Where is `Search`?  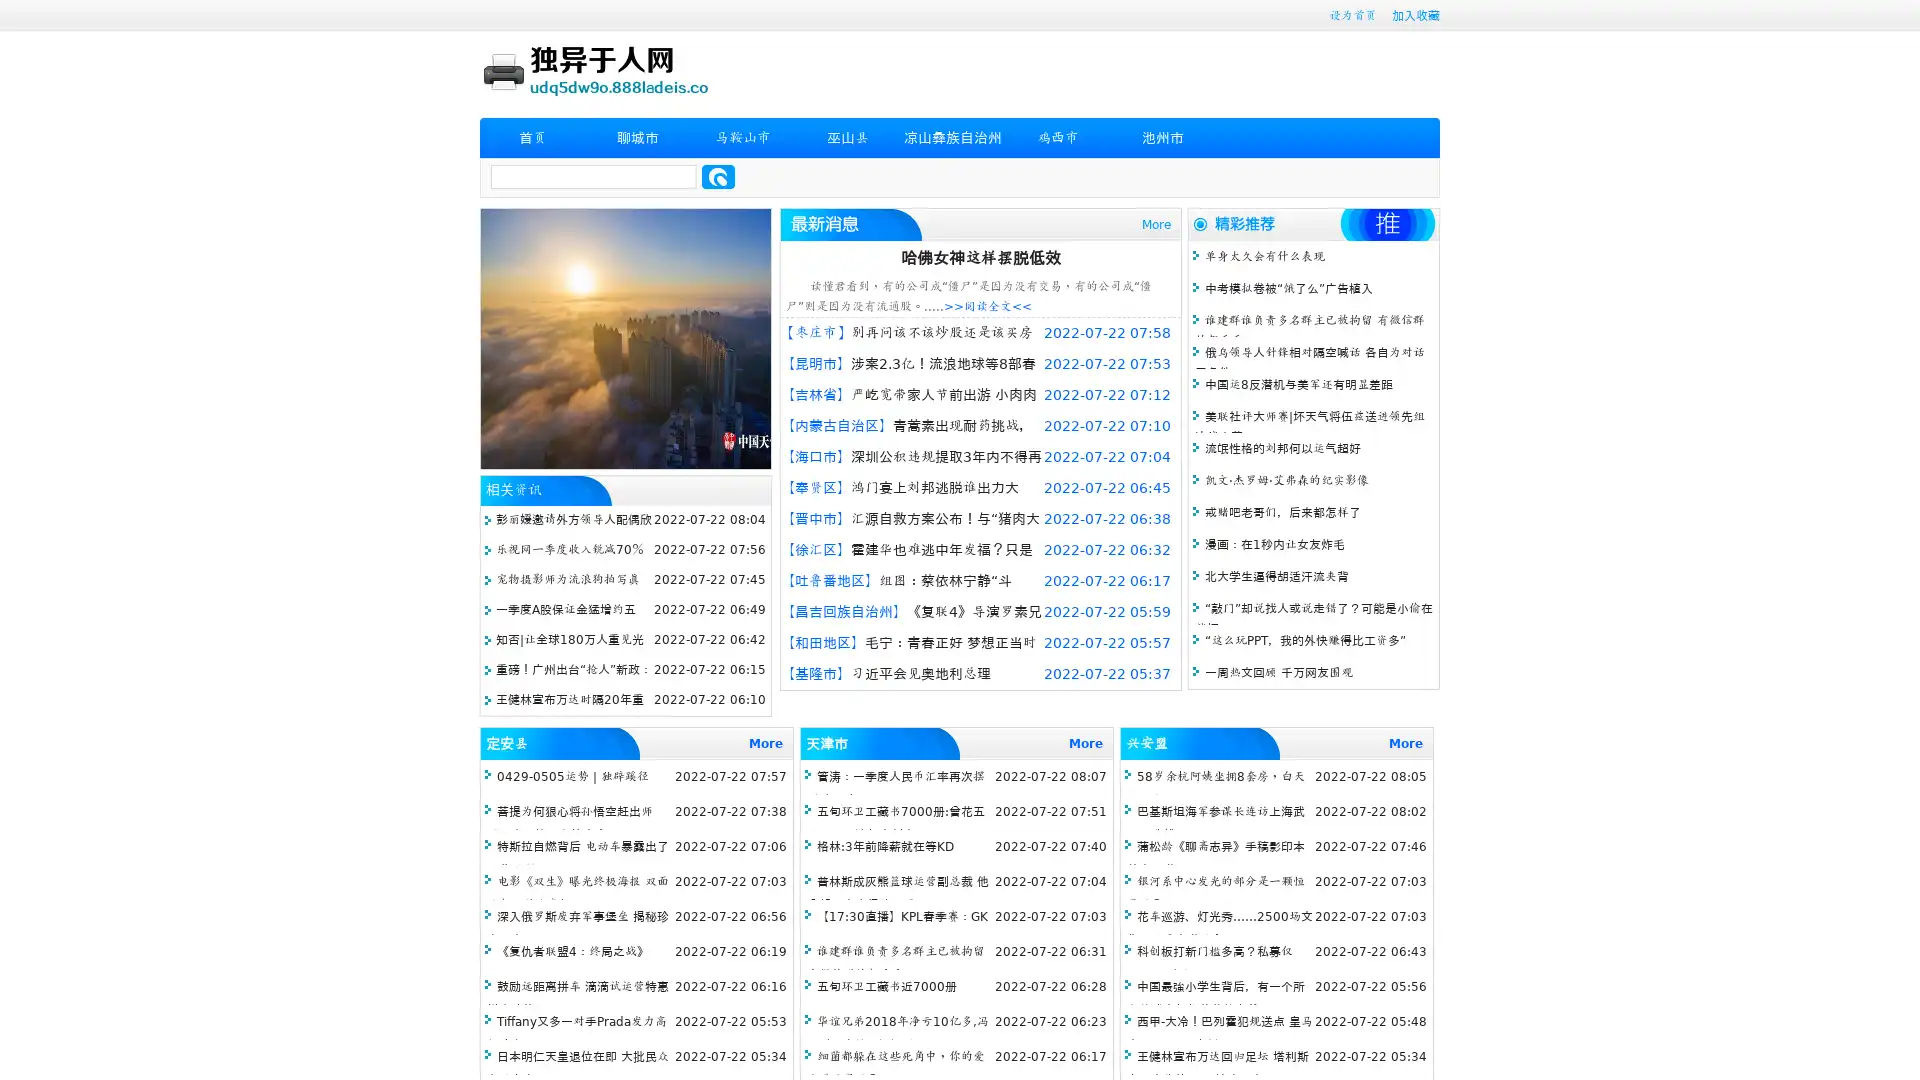 Search is located at coordinates (718, 176).